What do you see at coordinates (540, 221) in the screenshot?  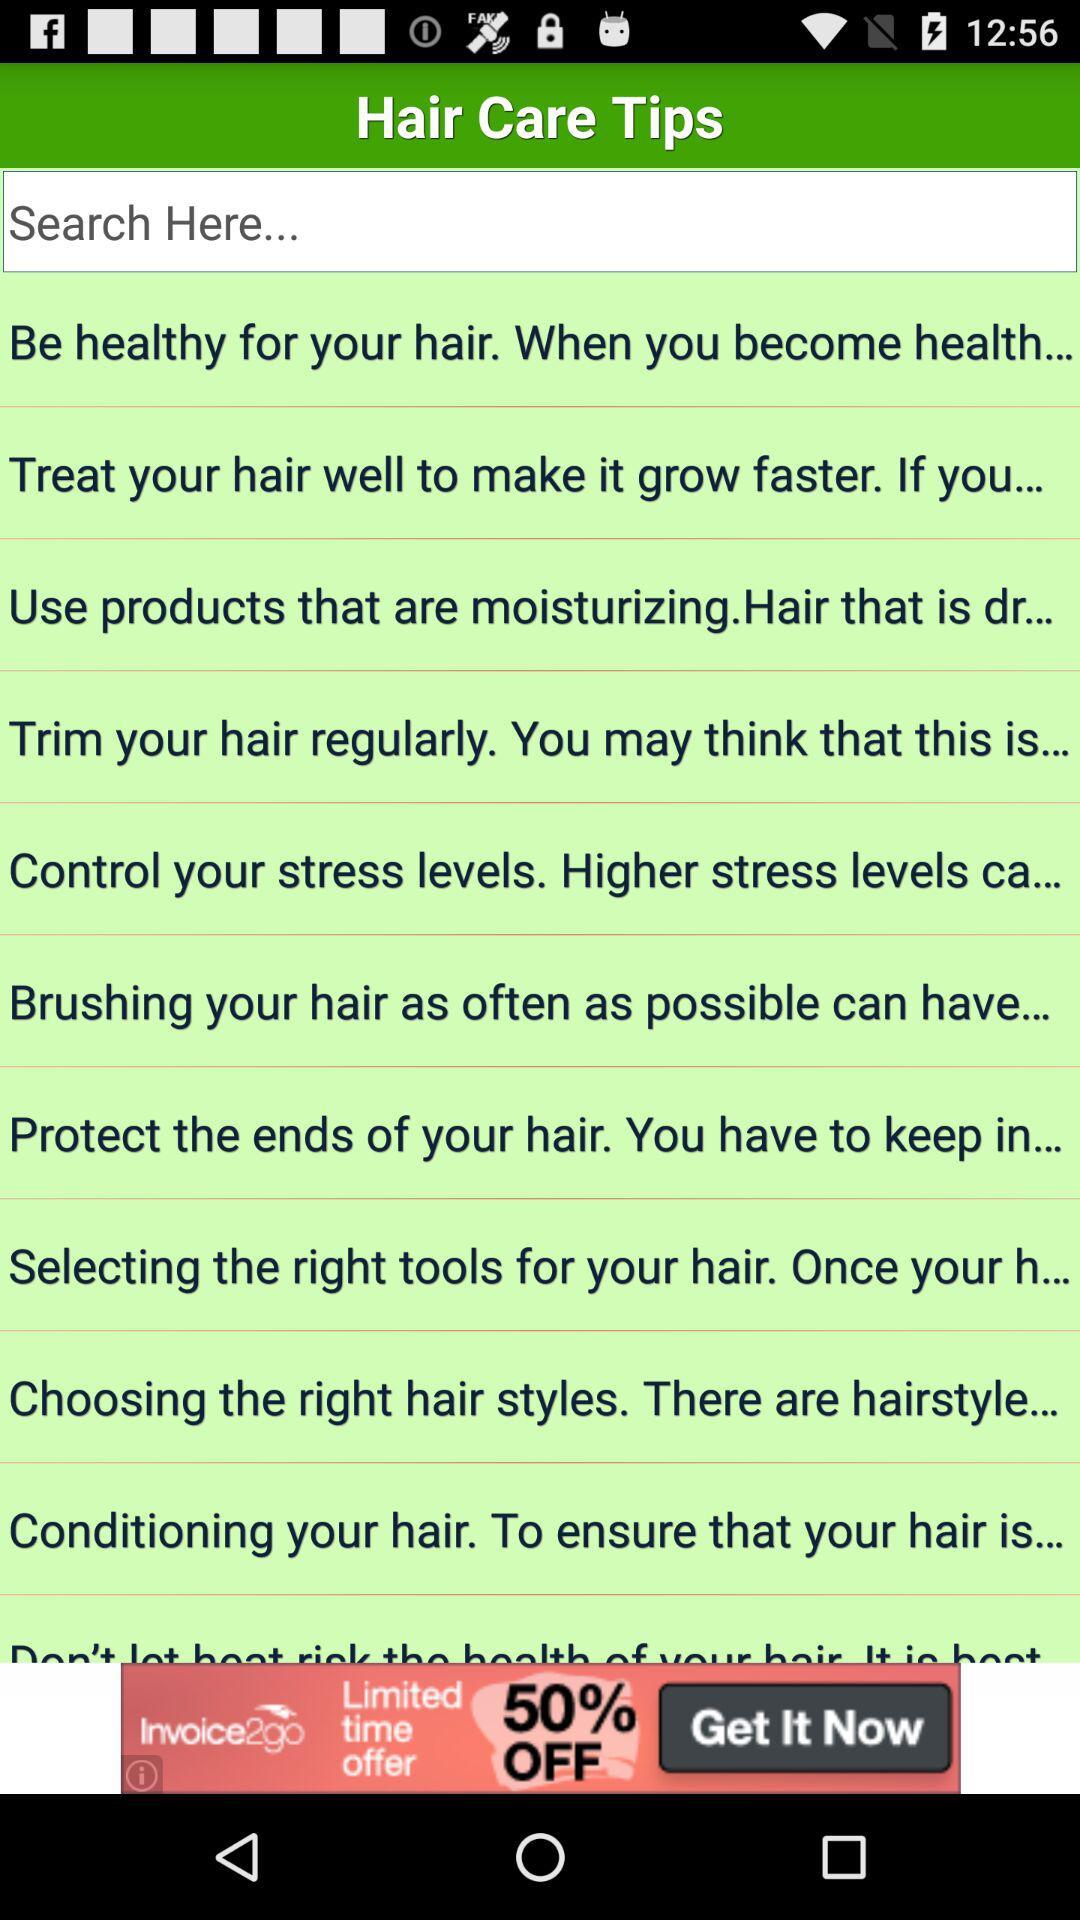 I see `search field` at bounding box center [540, 221].